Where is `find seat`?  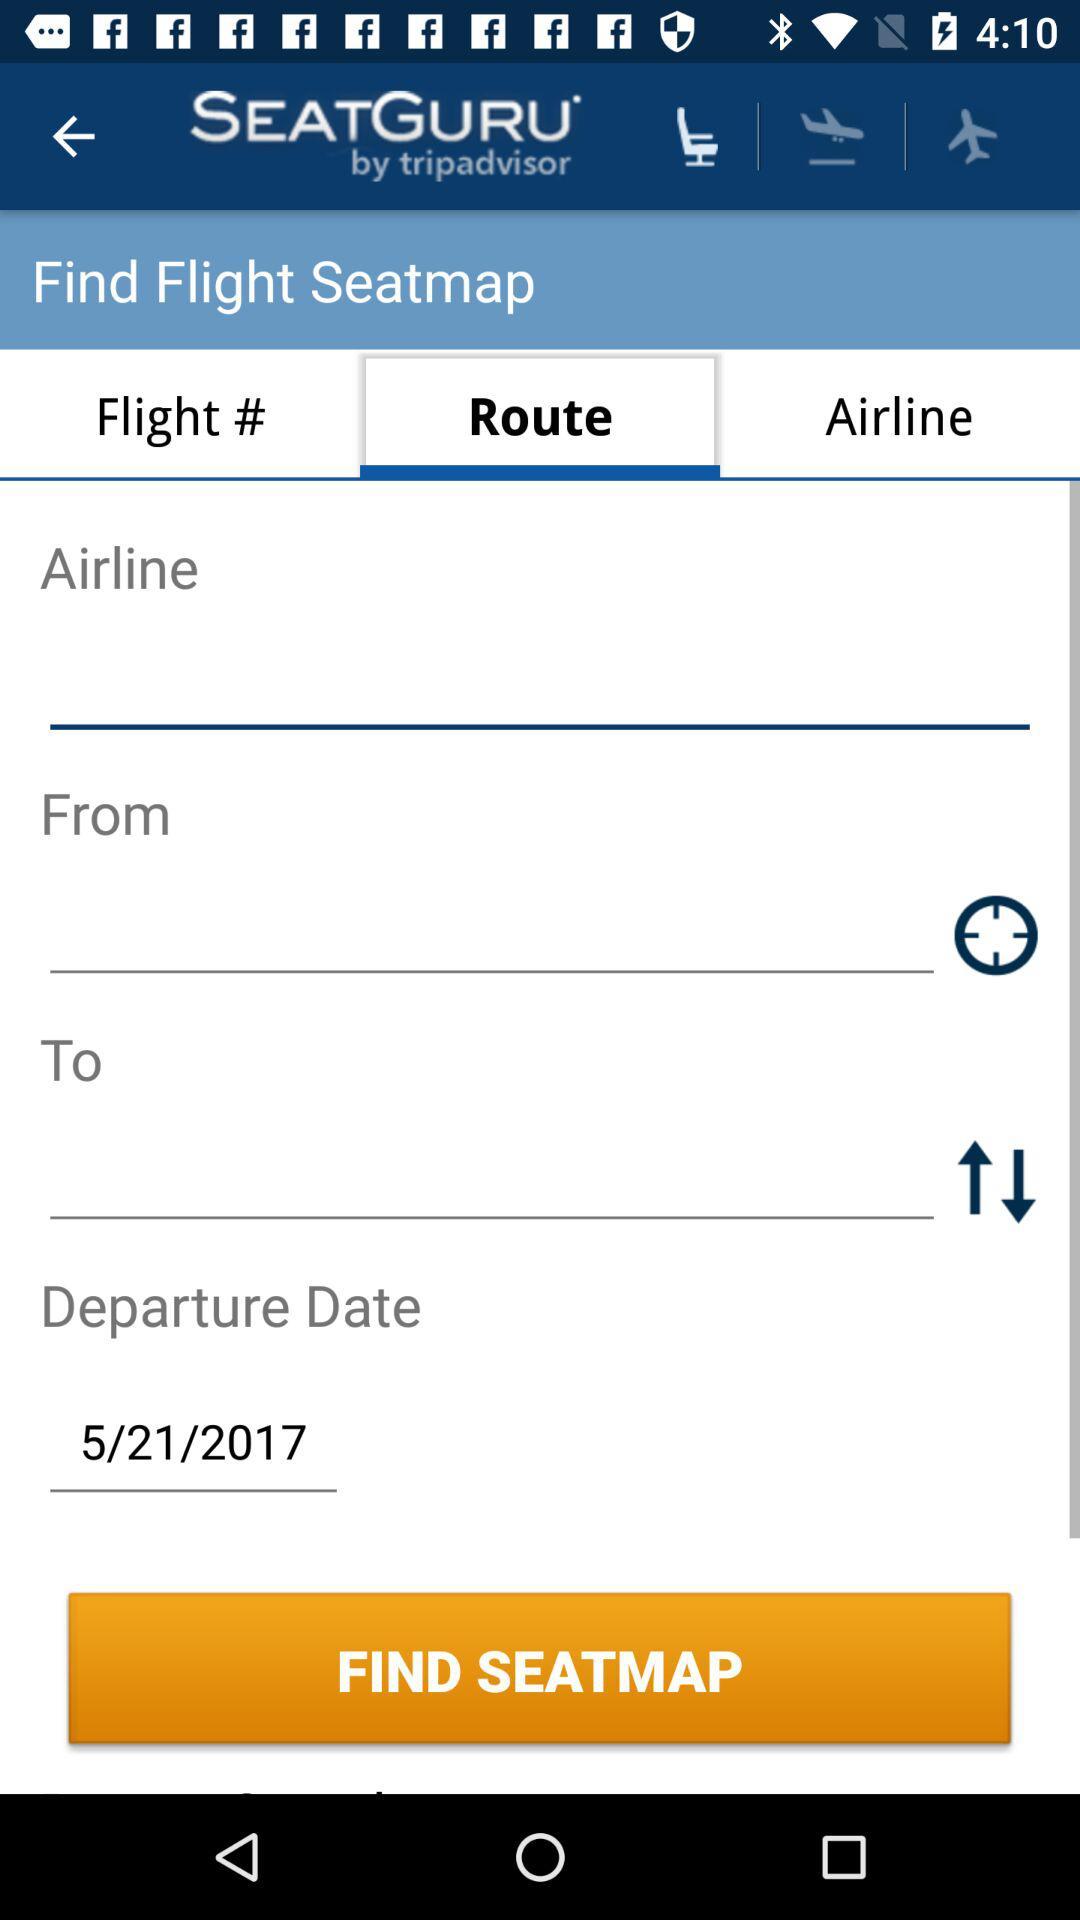 find seat is located at coordinates (696, 135).